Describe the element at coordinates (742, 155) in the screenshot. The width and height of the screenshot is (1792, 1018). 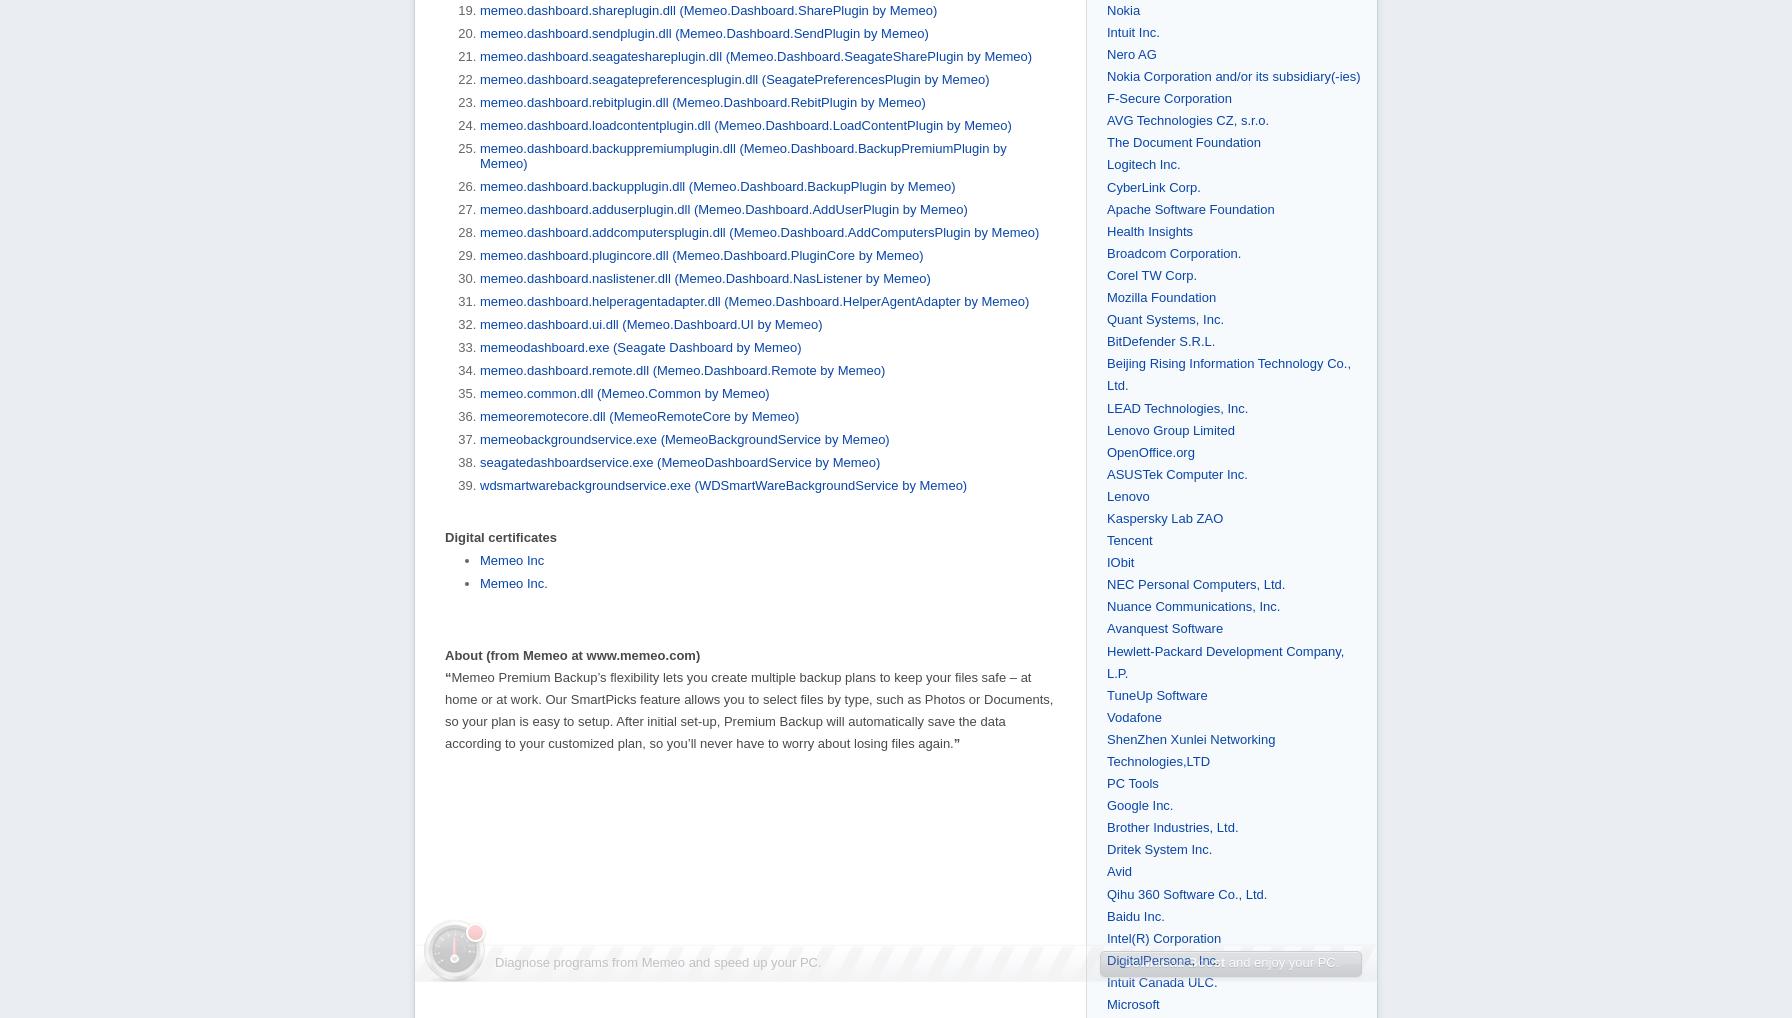
I see `'memeo.dashboard.backuppremiumplugin.dll (Memeo.Dashboard.BackupPremiumPlugin by Memeo)'` at that location.